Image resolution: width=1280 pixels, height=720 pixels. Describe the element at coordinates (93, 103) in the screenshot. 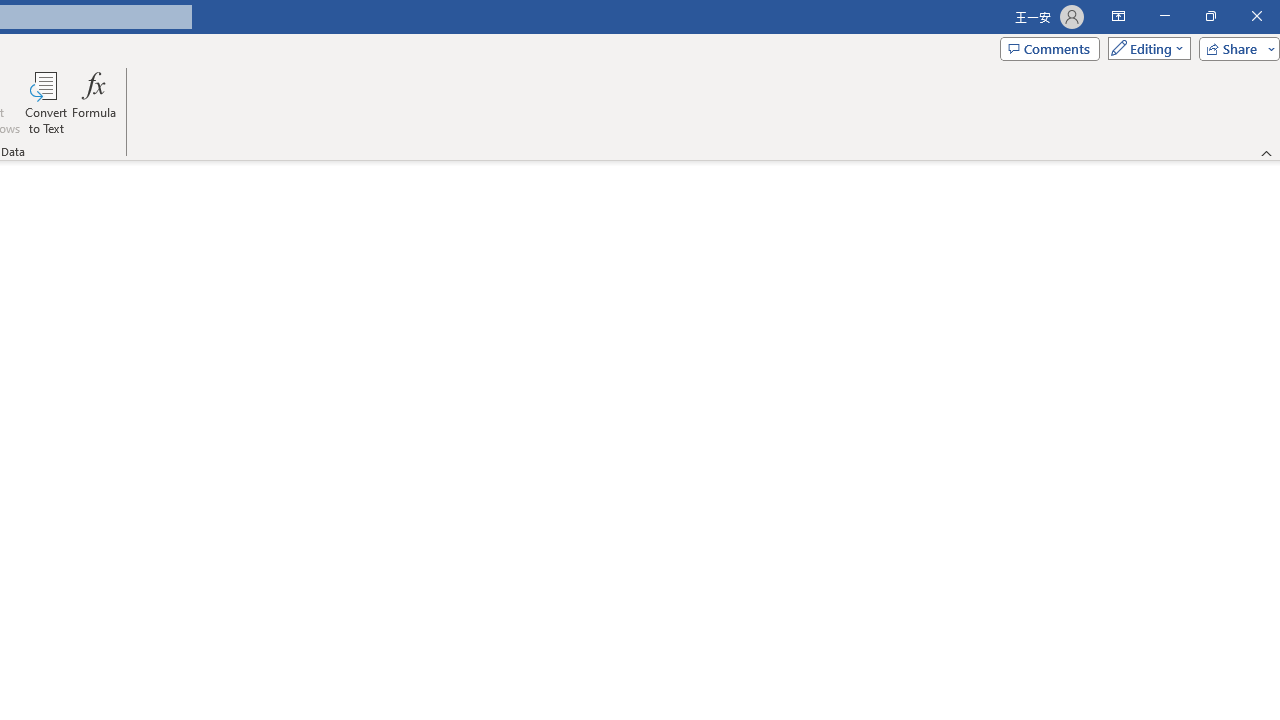

I see `'Formula...'` at that location.